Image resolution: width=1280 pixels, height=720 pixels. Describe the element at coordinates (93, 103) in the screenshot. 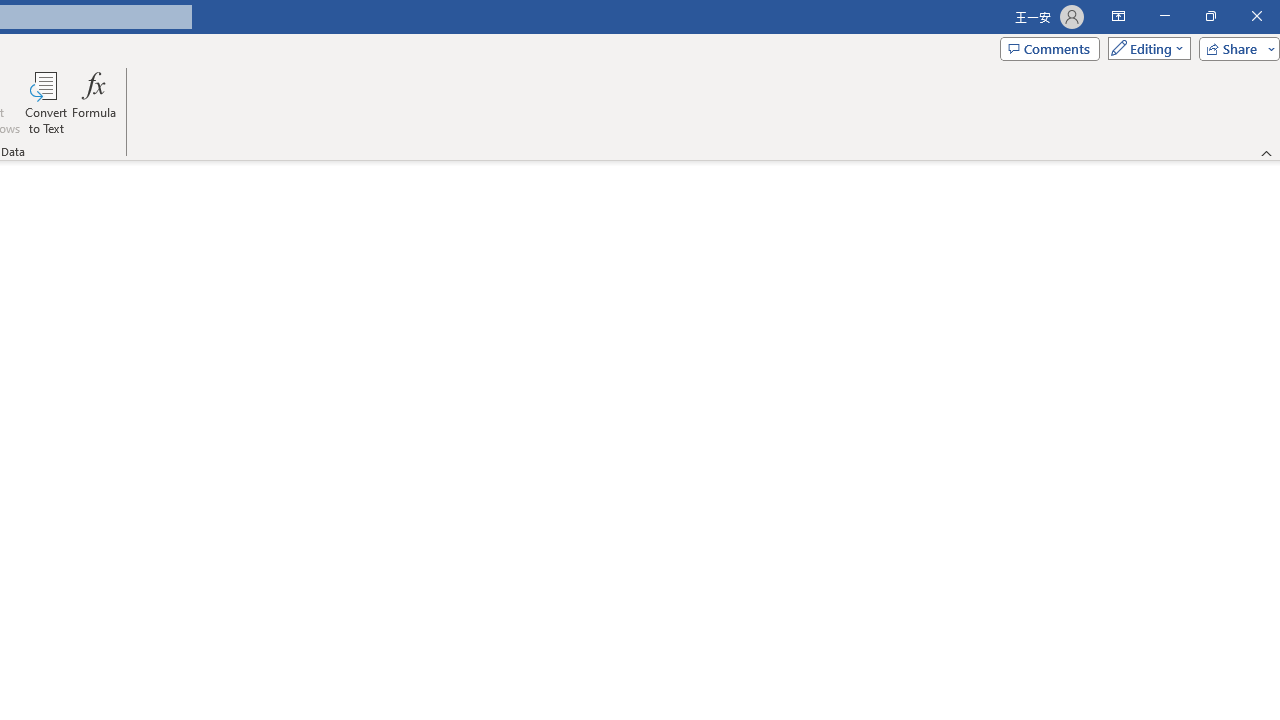

I see `'Formula...'` at that location.